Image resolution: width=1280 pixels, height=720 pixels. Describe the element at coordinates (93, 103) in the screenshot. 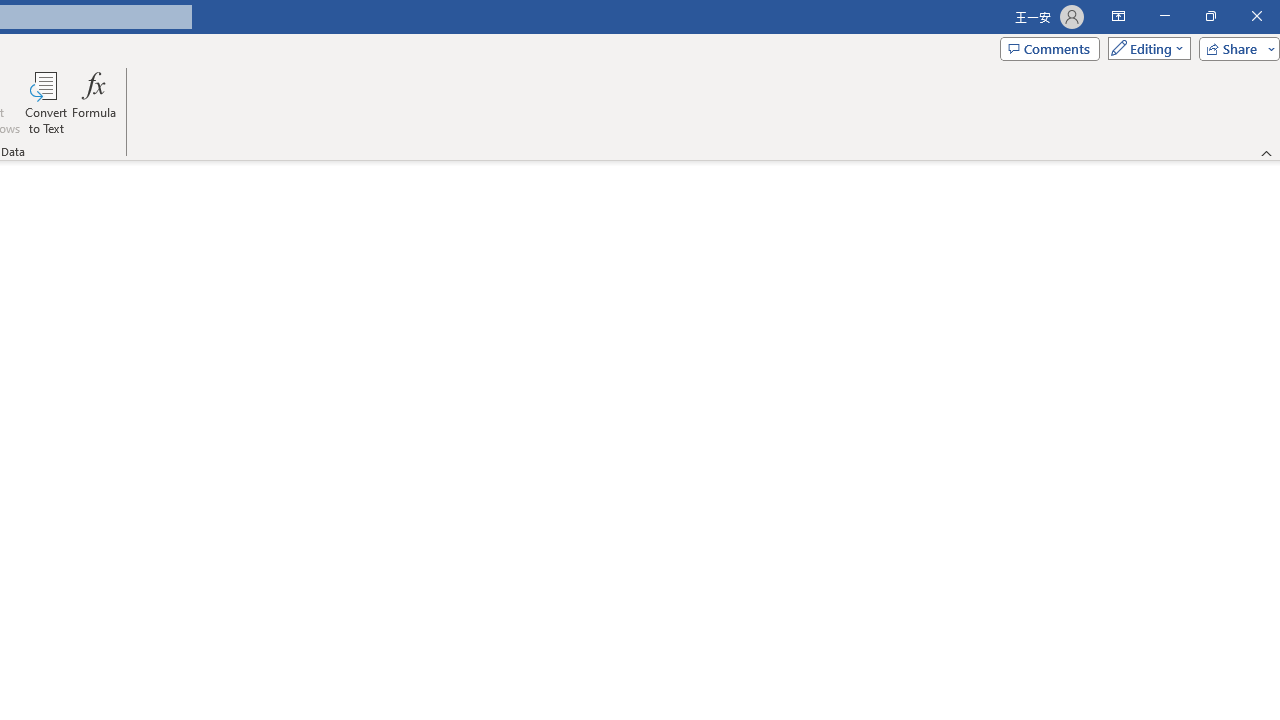

I see `'Formula...'` at that location.